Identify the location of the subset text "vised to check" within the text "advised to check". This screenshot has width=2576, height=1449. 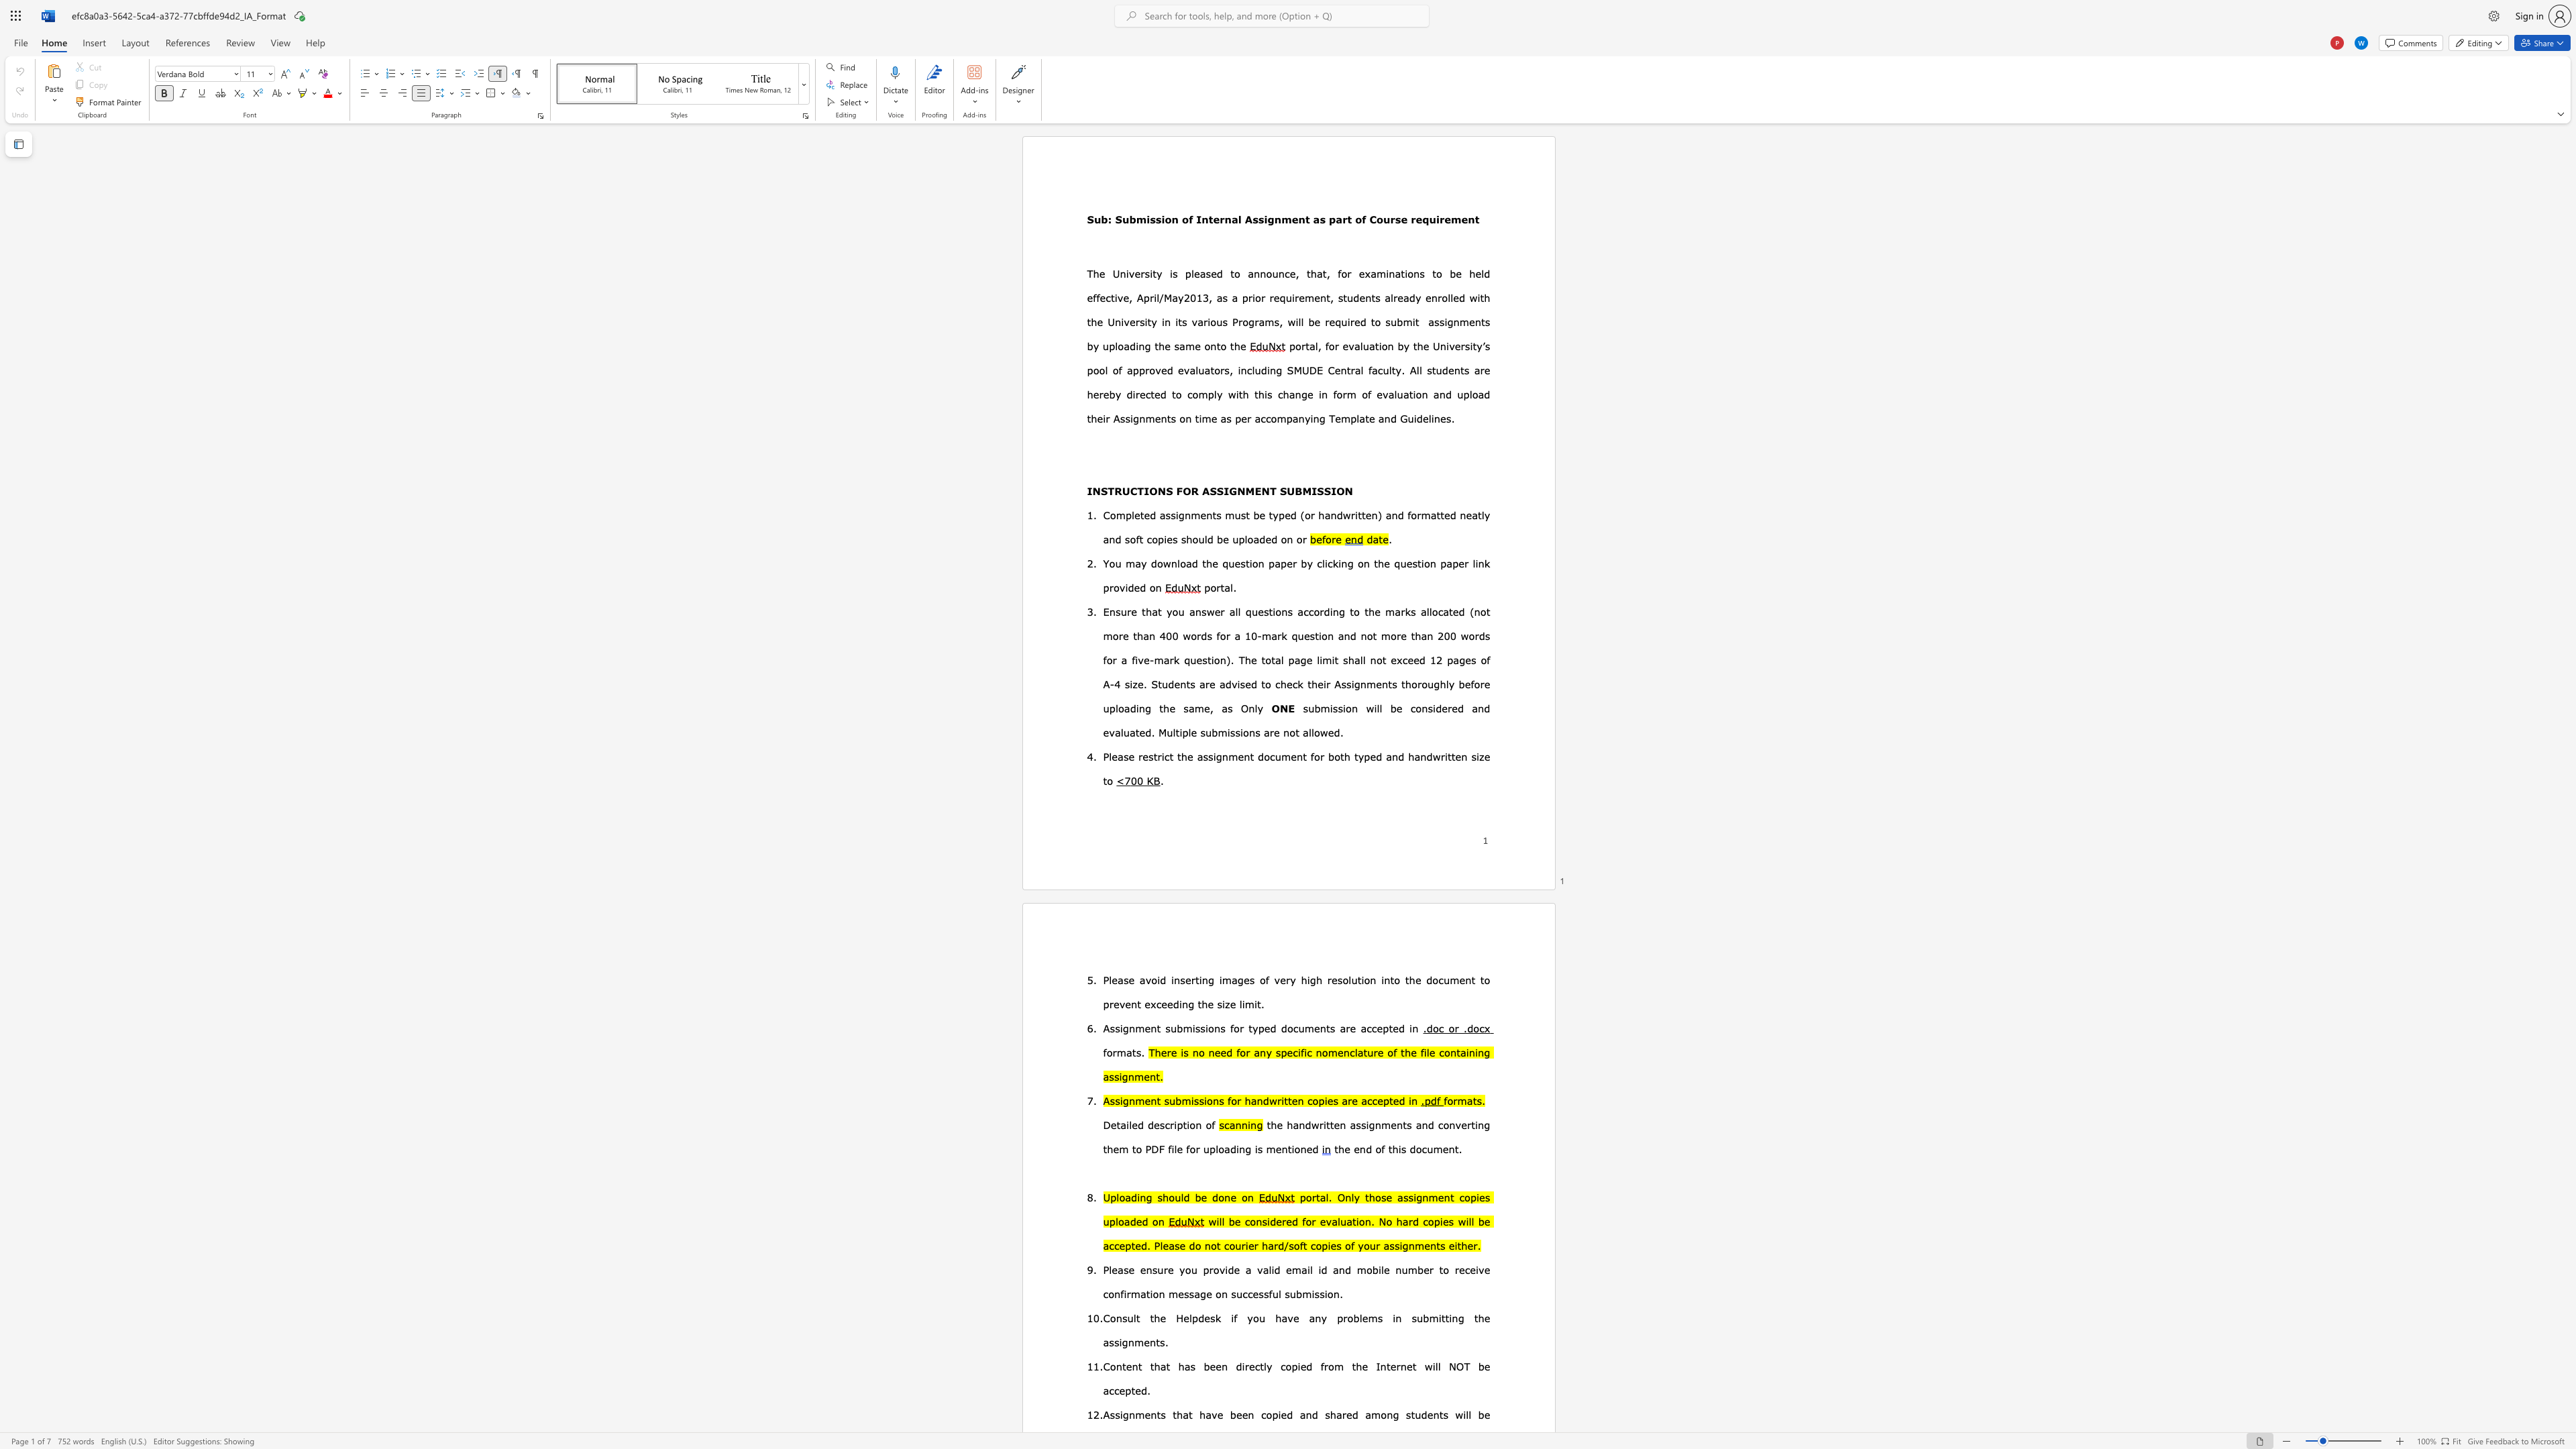
(1231, 682).